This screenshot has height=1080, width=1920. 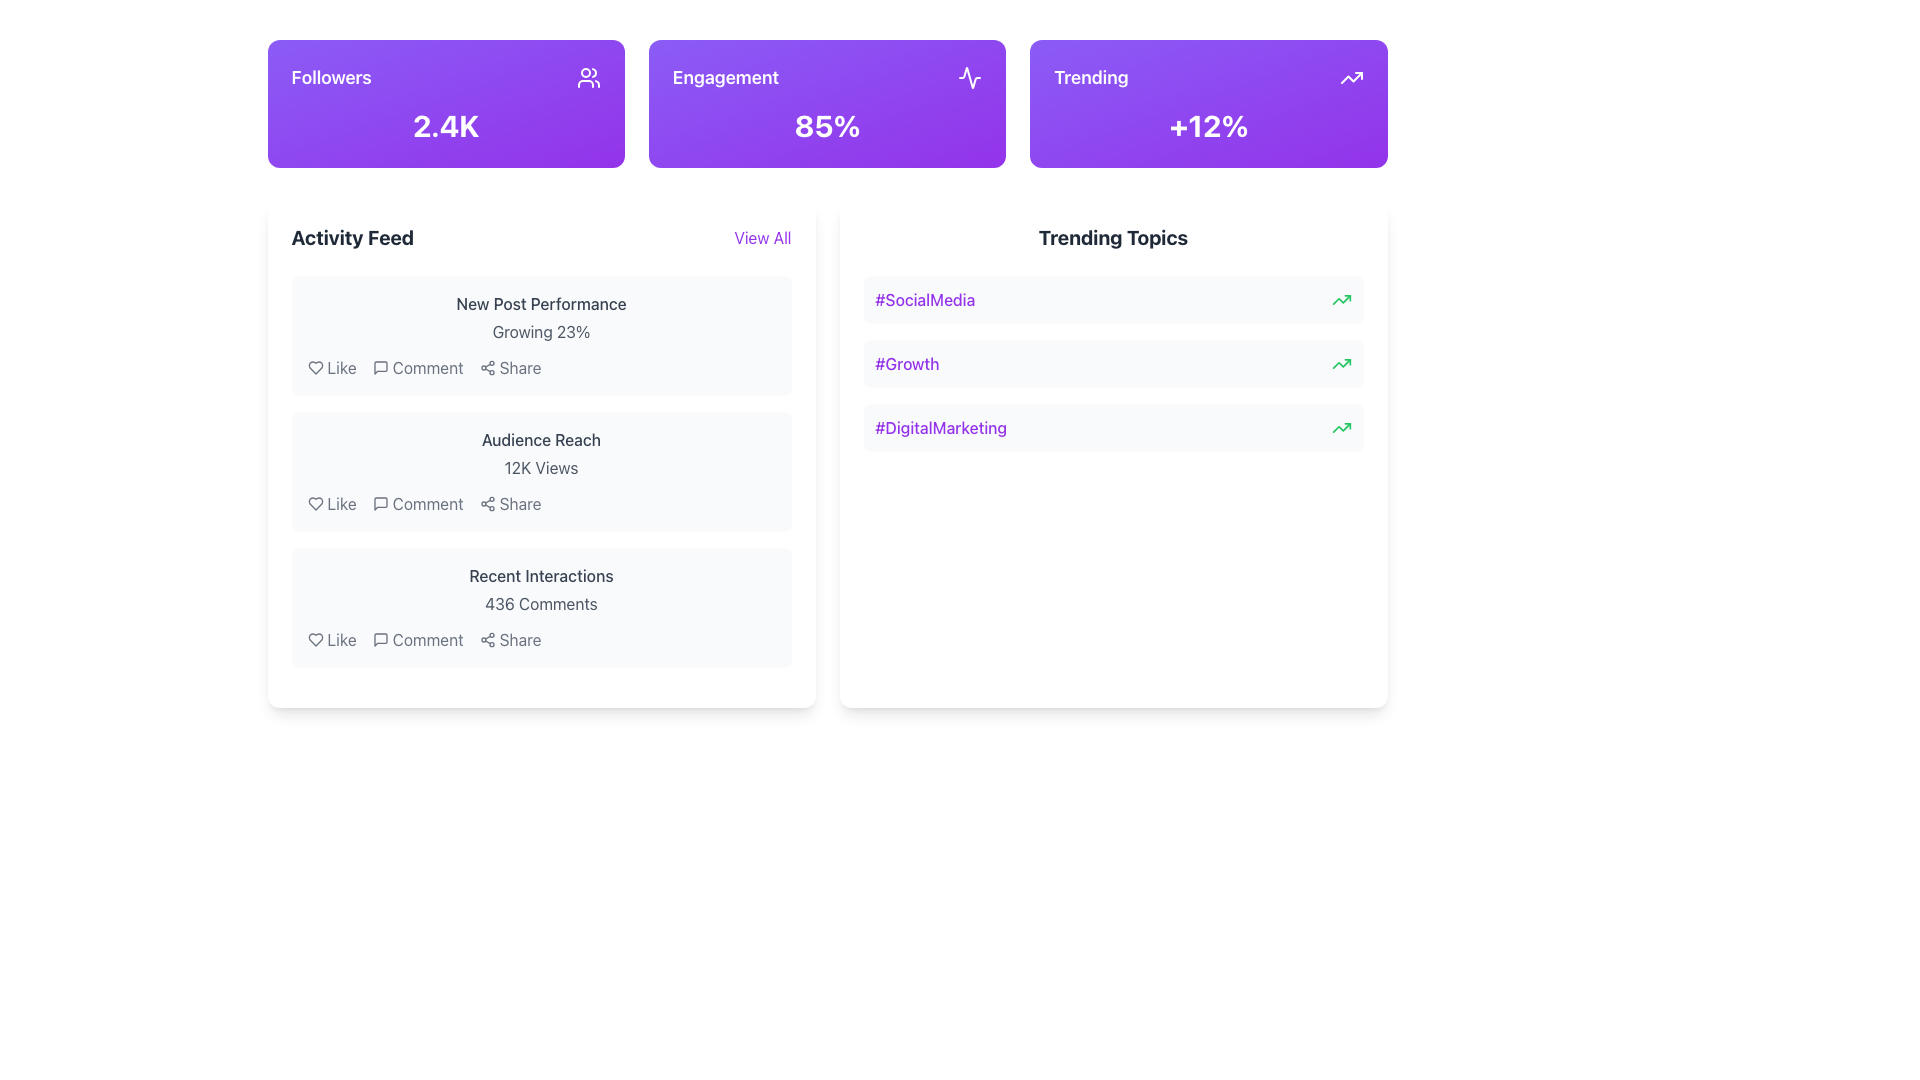 What do you see at coordinates (541, 330) in the screenshot?
I see `the text label displaying 'Growing 23%' located below the 'New Post Performance' heading in the 'Activity Feed'` at bounding box center [541, 330].